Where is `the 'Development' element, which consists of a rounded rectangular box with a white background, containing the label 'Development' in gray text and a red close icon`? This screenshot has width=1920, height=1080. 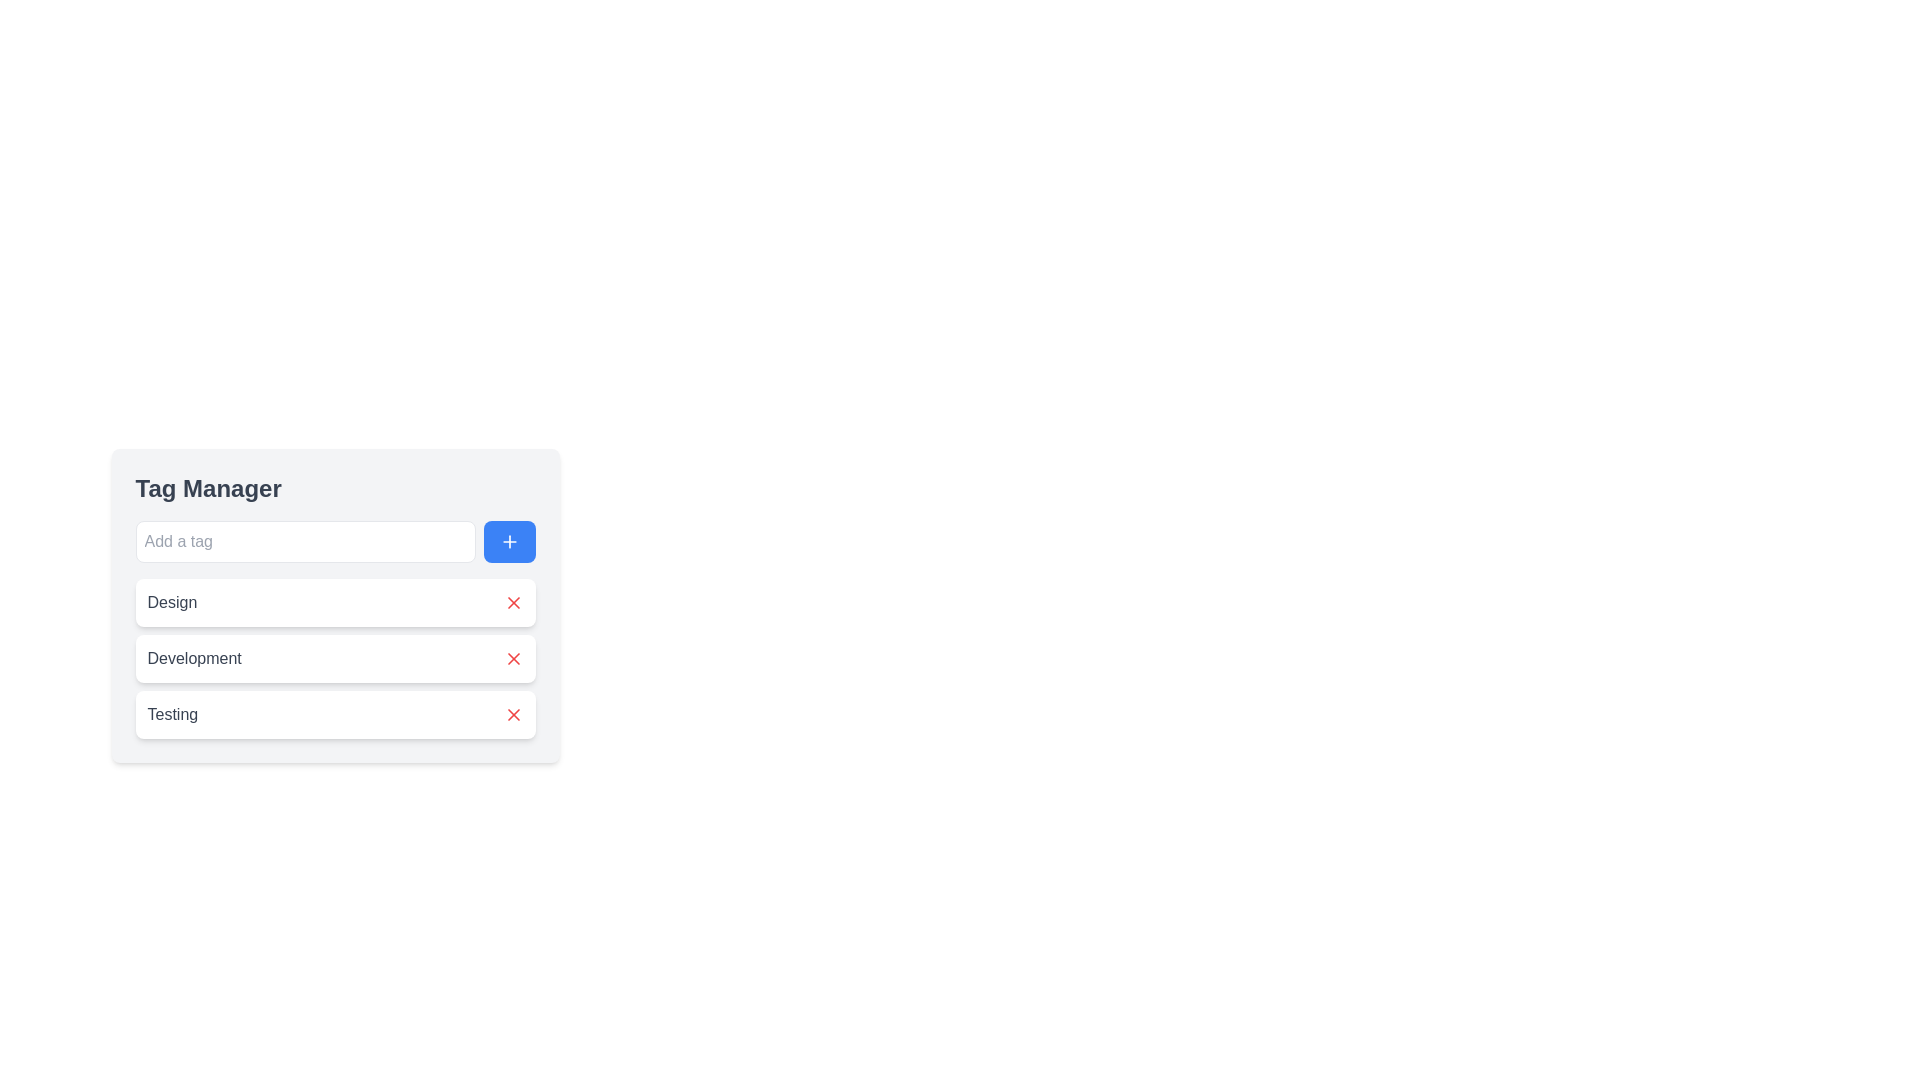 the 'Development' element, which consists of a rounded rectangular box with a white background, containing the label 'Development' in gray text and a red close icon is located at coordinates (335, 659).